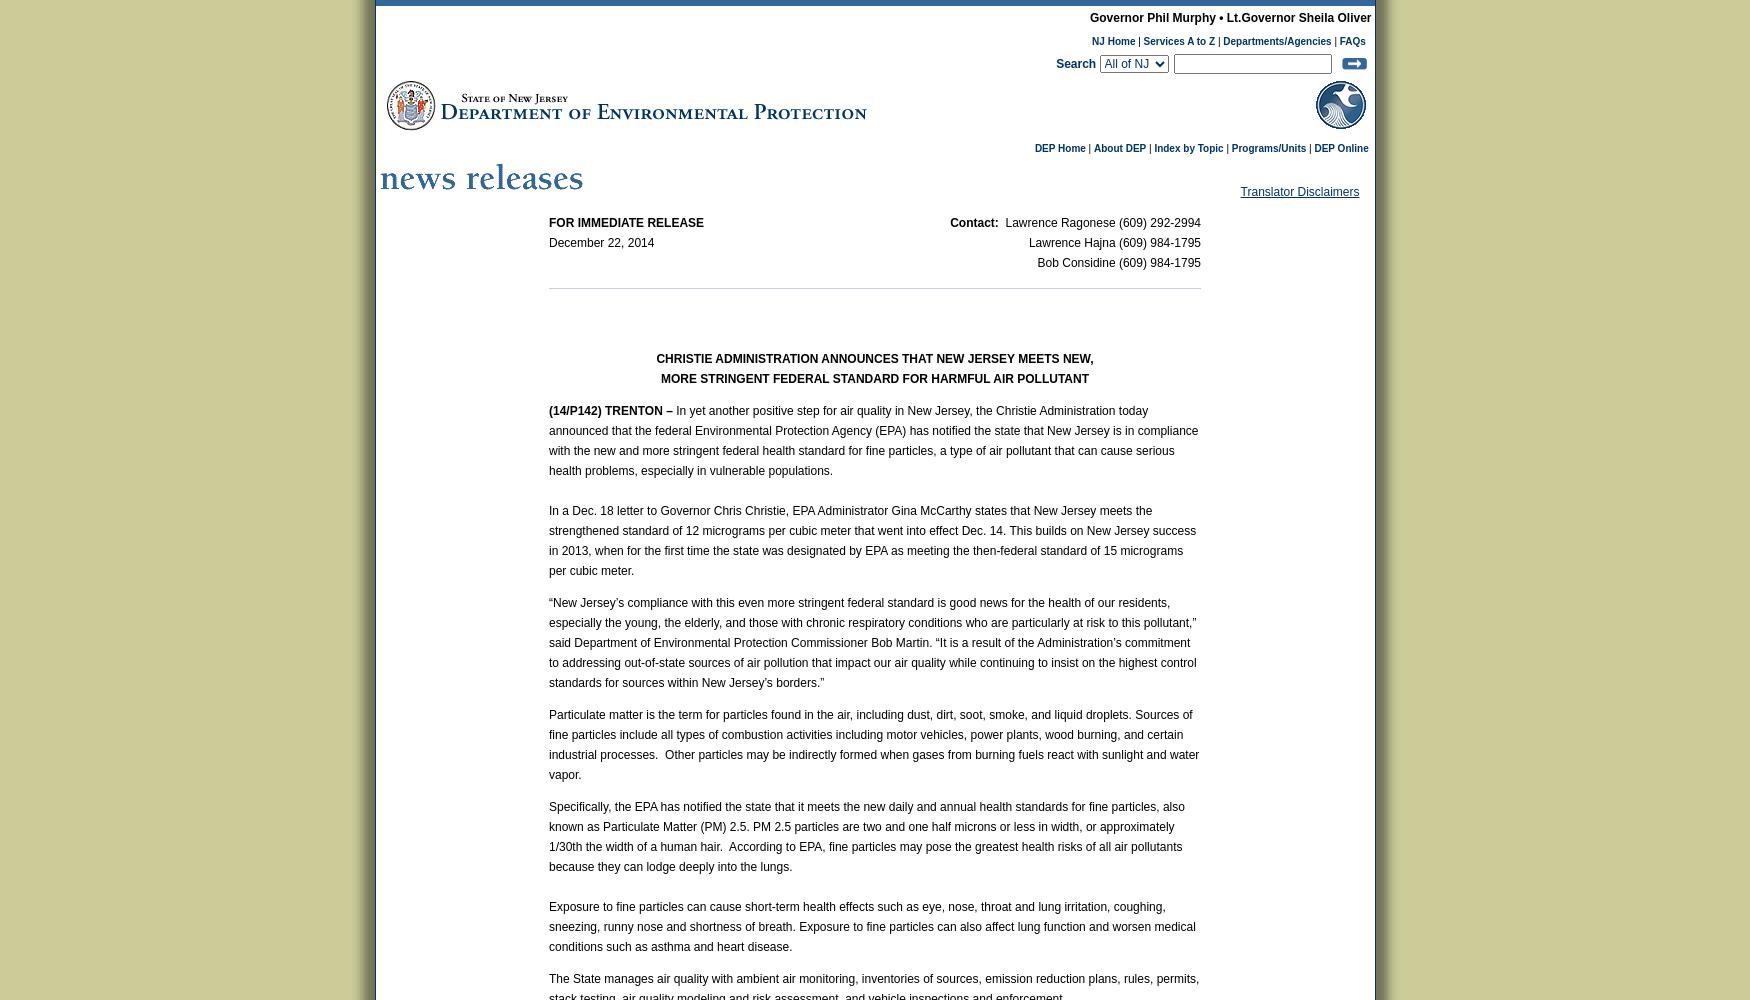 The height and width of the screenshot is (1000, 1750). I want to click on 'Index by Topic', so click(1188, 148).